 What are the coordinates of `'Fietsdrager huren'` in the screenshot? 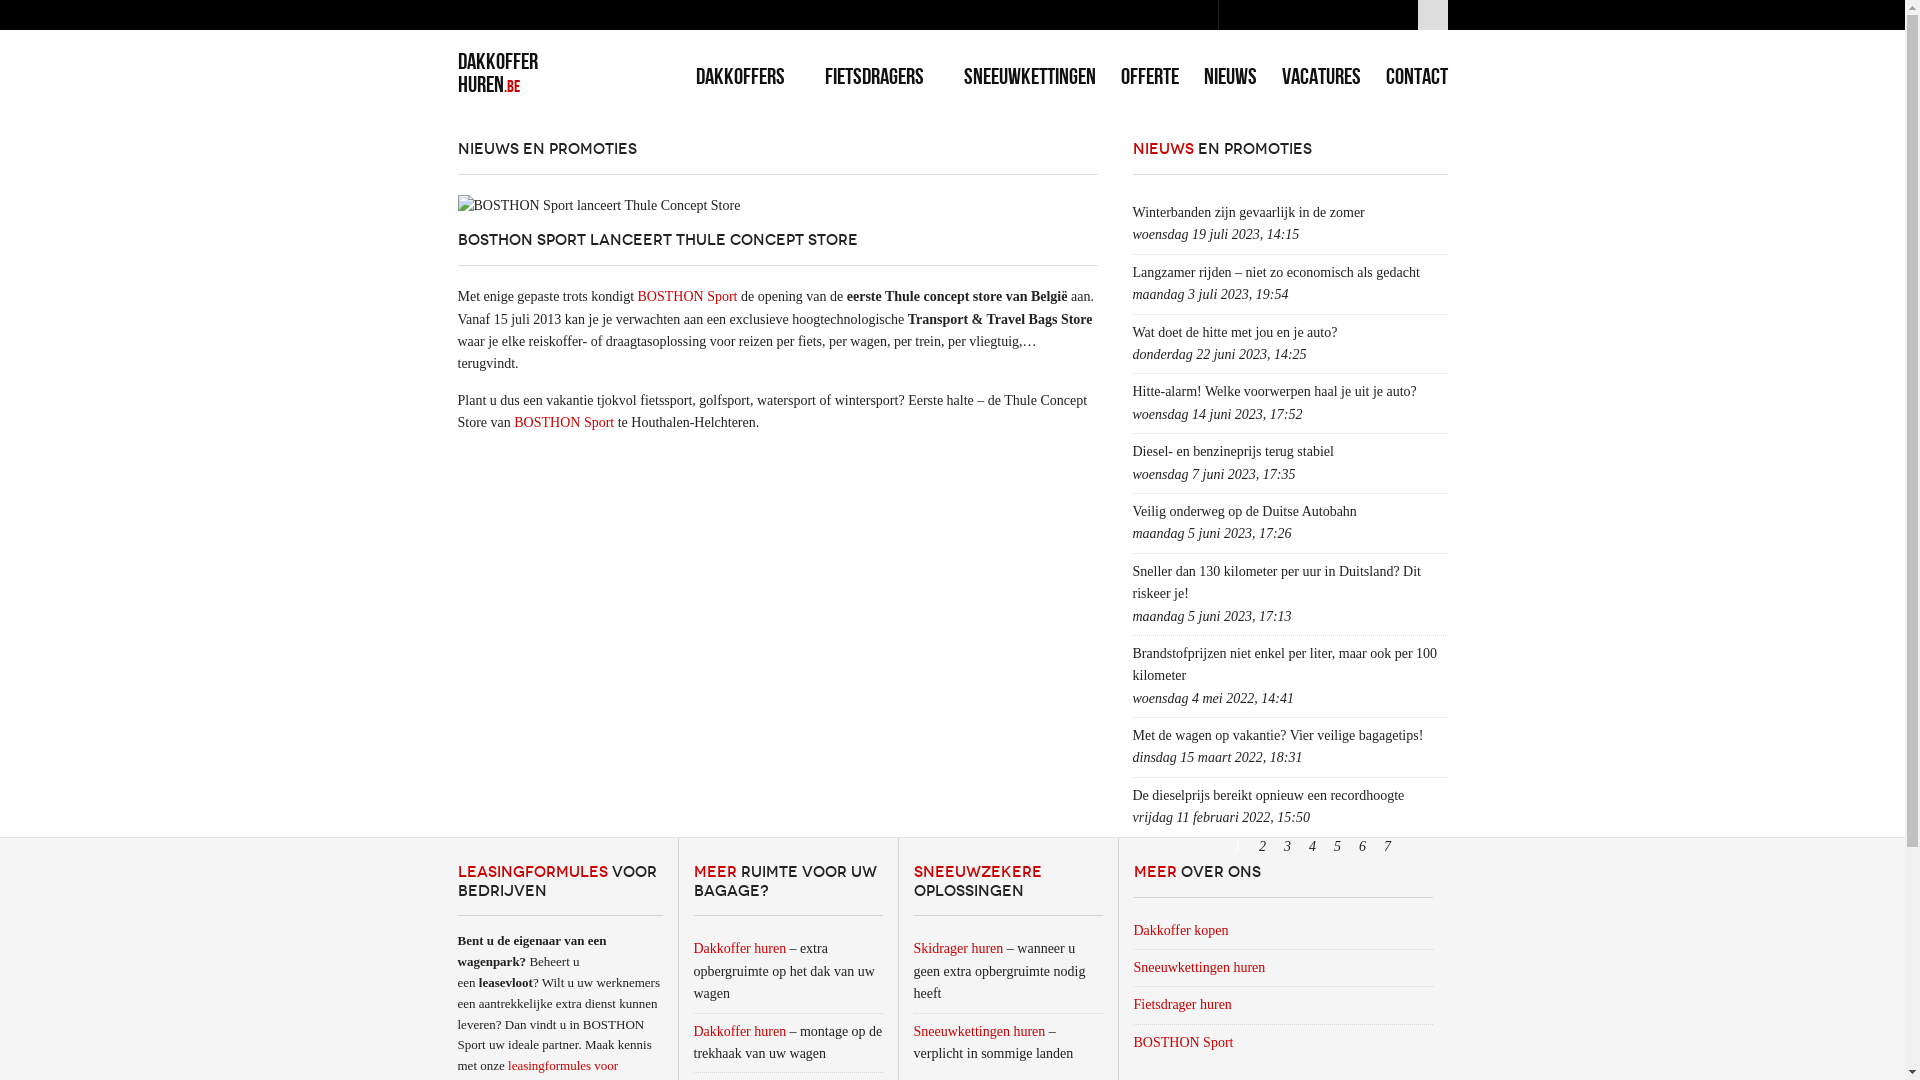 It's located at (1189, 1004).